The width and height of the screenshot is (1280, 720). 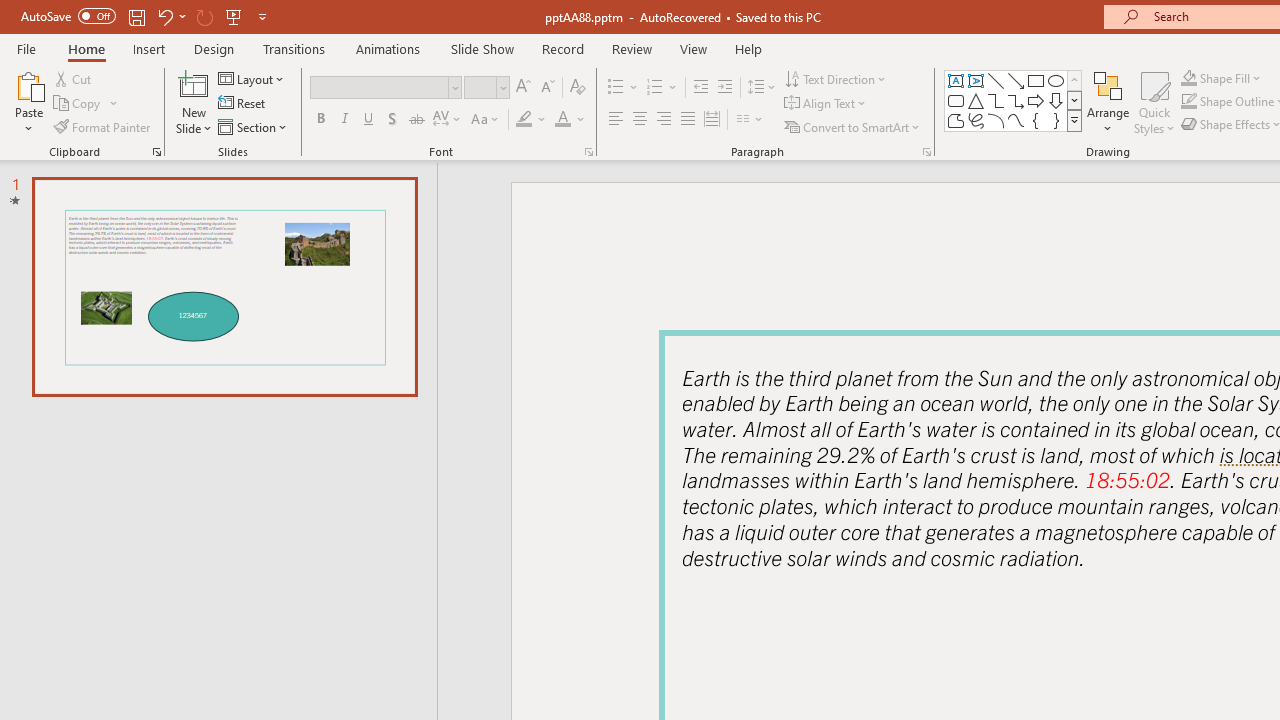 I want to click on 'Rectangle: Rounded Corners', so click(x=955, y=100).